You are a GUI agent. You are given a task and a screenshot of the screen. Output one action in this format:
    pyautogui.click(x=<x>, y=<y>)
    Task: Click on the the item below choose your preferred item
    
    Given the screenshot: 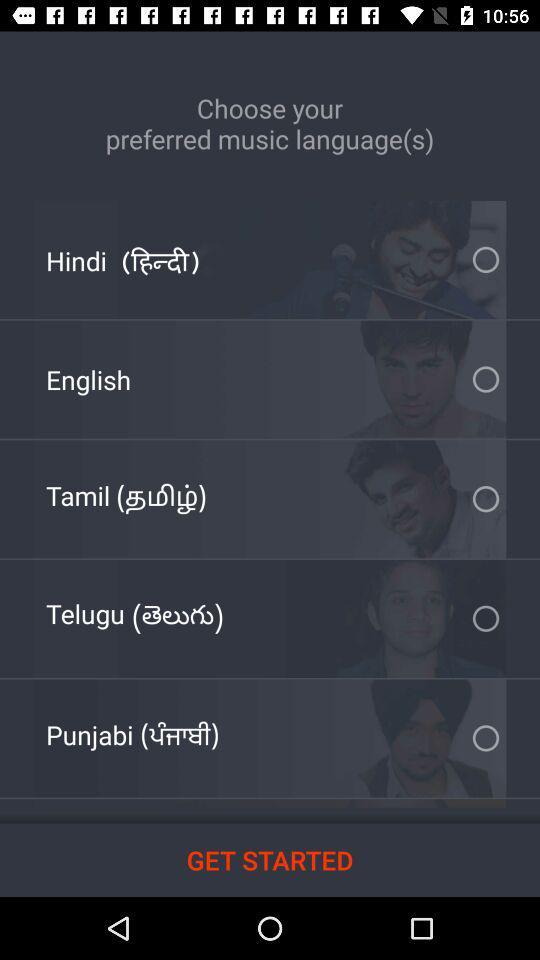 What is the action you would take?
    pyautogui.click(x=123, y=259)
    